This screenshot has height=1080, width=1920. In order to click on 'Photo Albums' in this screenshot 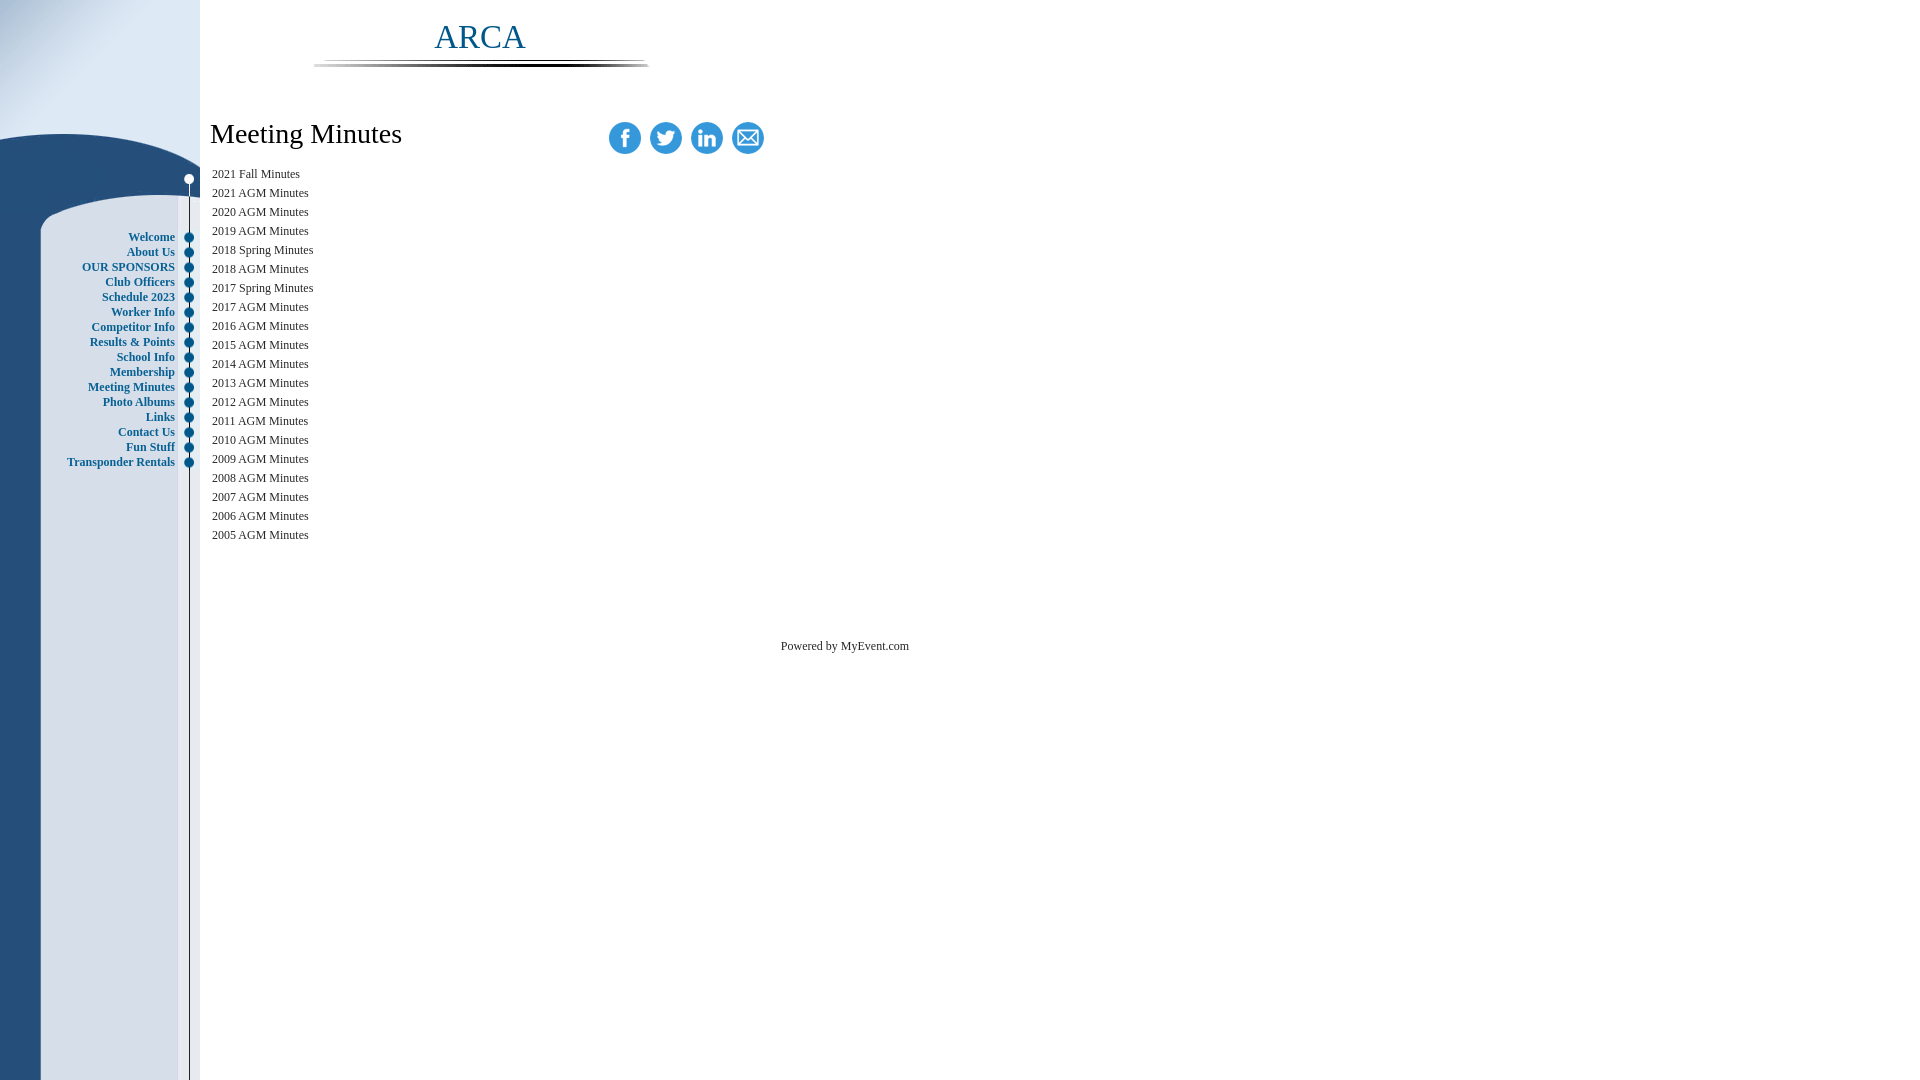, I will do `click(104, 402)`.